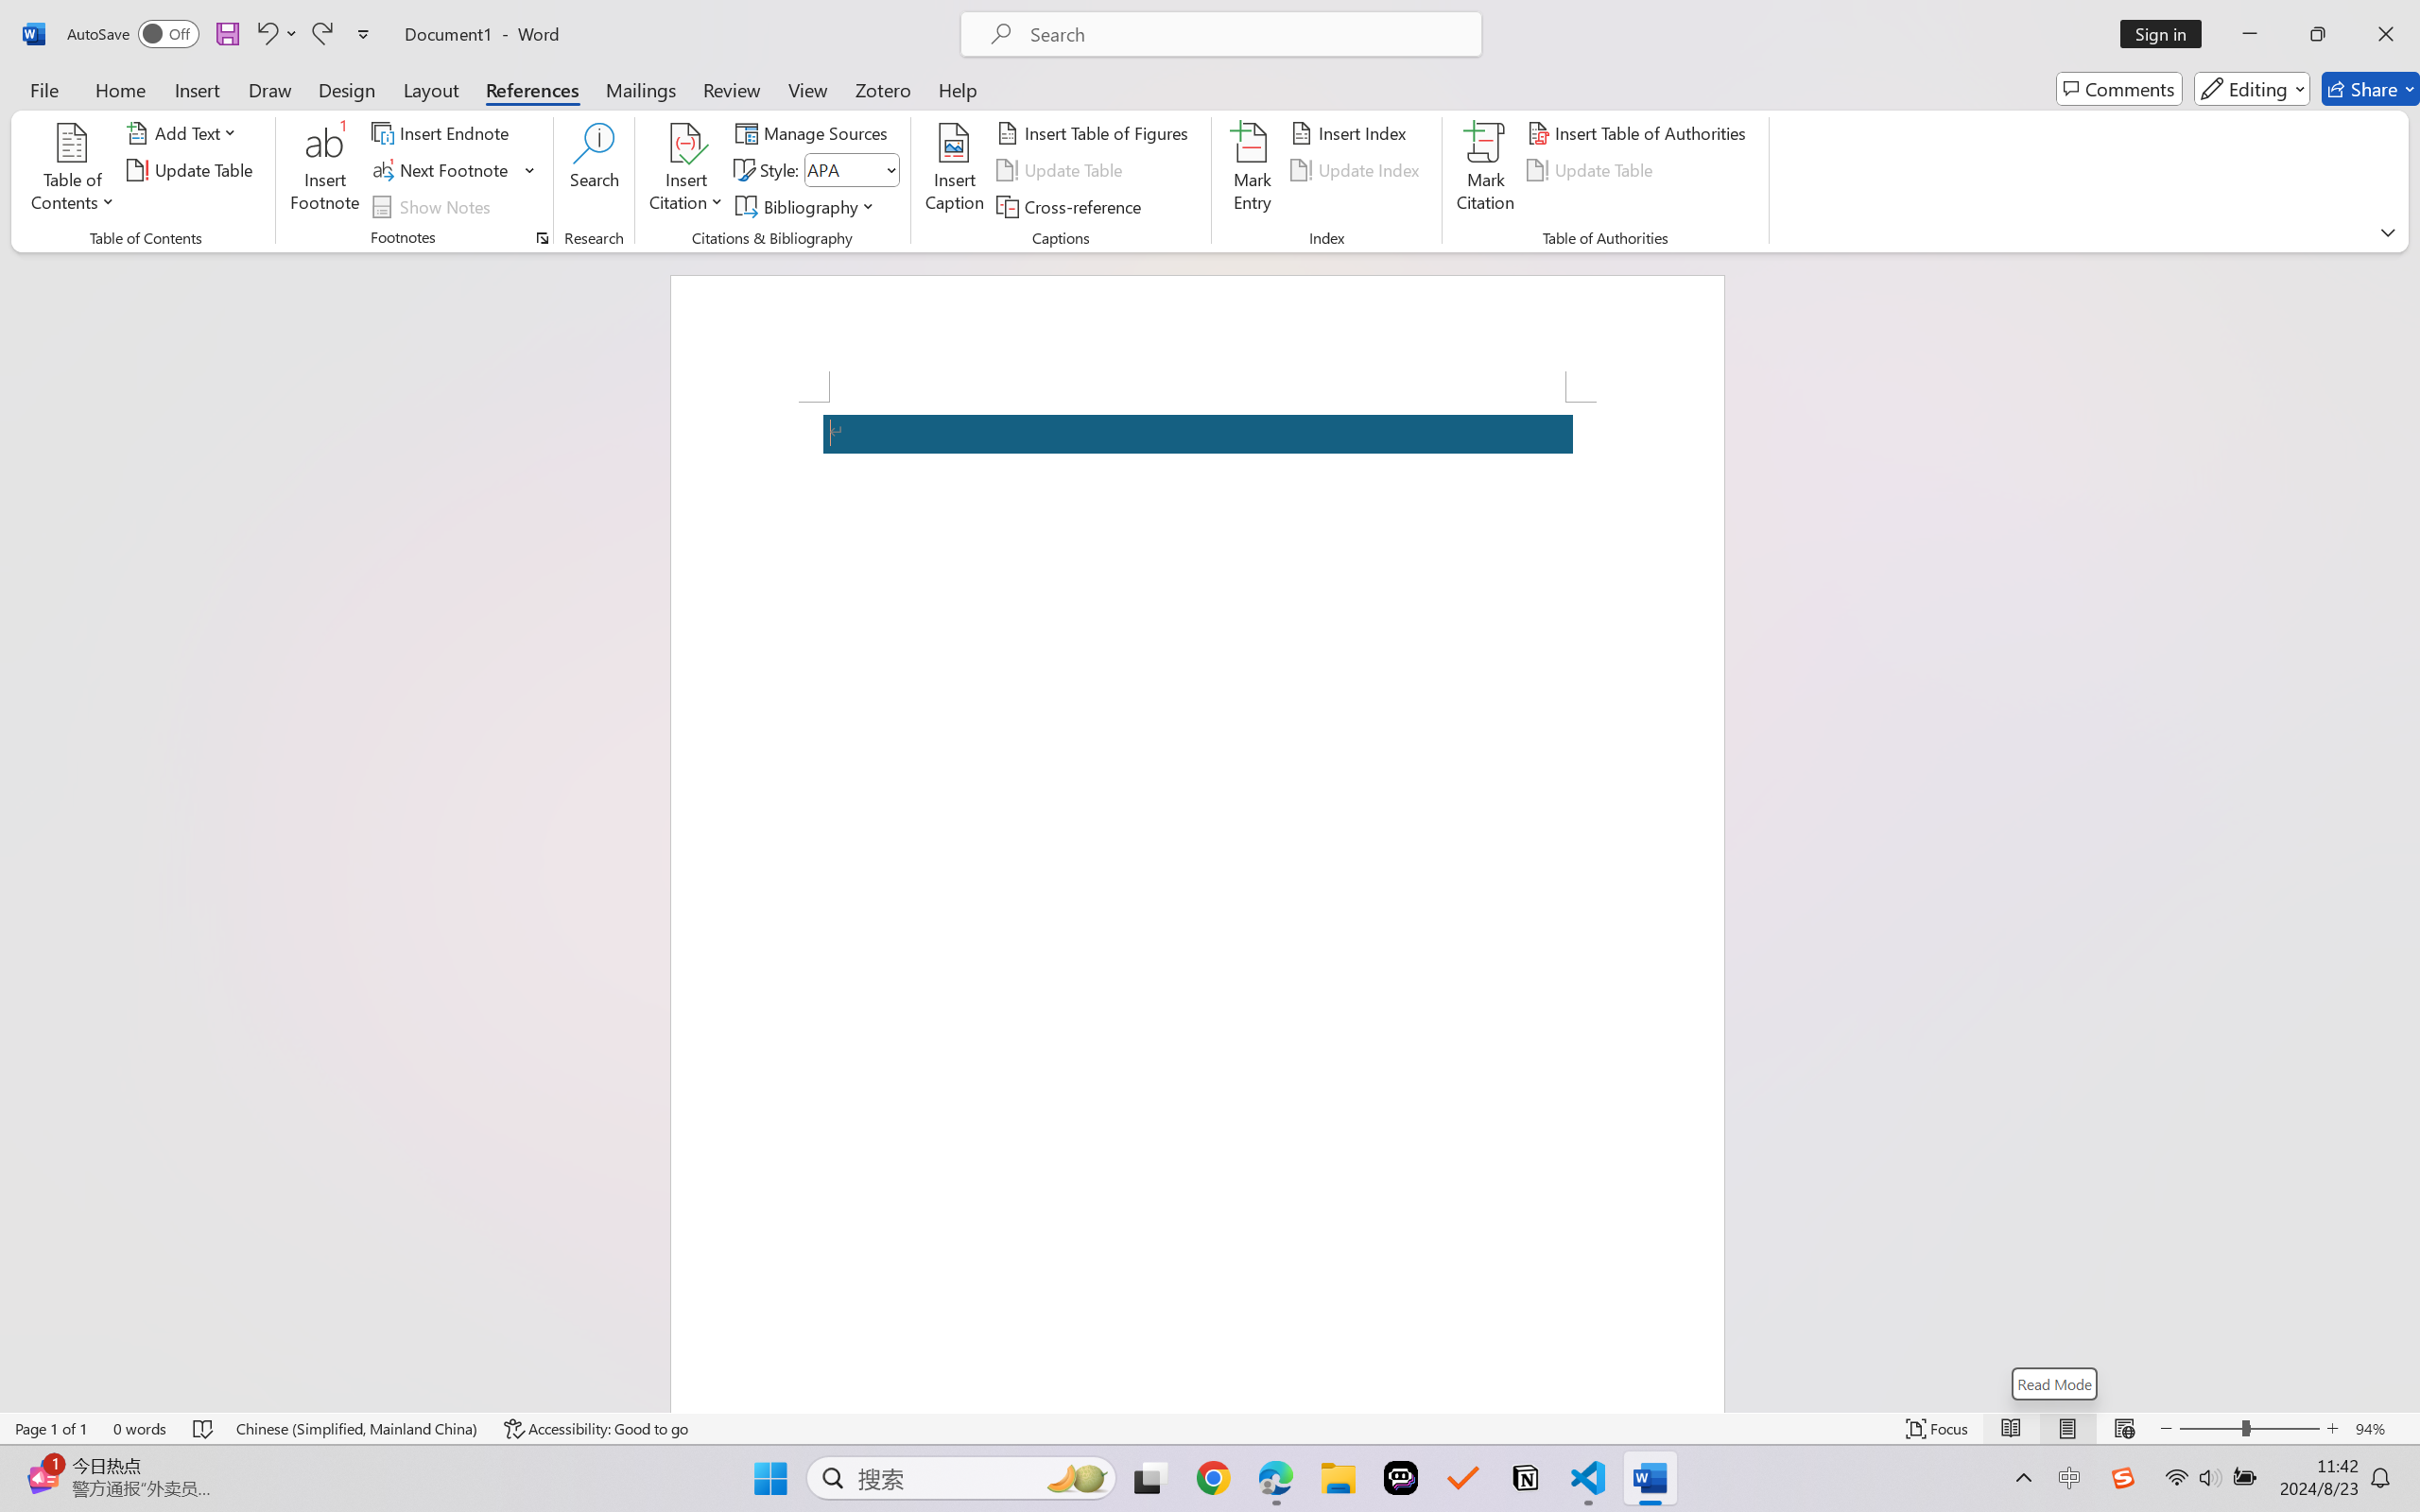 The width and height of the screenshot is (2420, 1512). I want to click on 'Next Footnote', so click(441, 170).